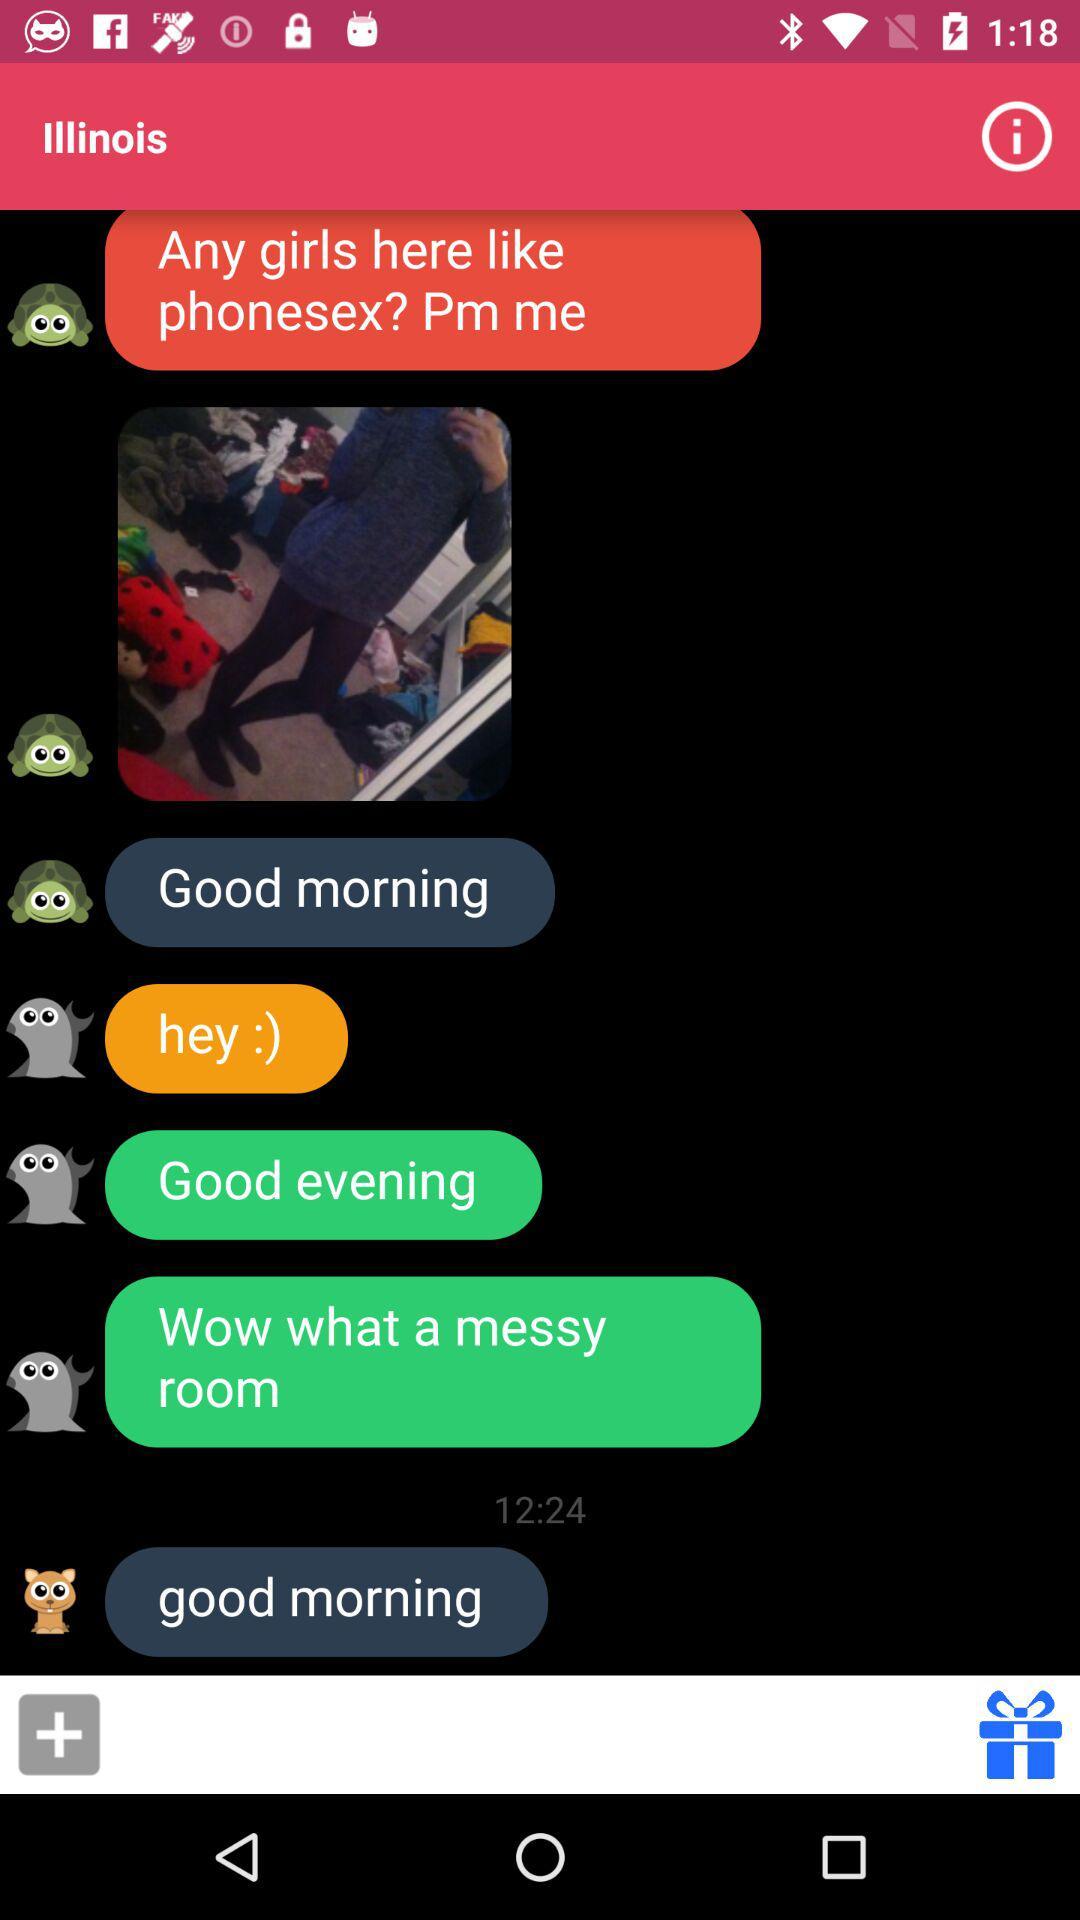 The height and width of the screenshot is (1920, 1080). What do you see at coordinates (315, 603) in the screenshot?
I see `the image which is below any girls here like phonesex pm me` at bounding box center [315, 603].